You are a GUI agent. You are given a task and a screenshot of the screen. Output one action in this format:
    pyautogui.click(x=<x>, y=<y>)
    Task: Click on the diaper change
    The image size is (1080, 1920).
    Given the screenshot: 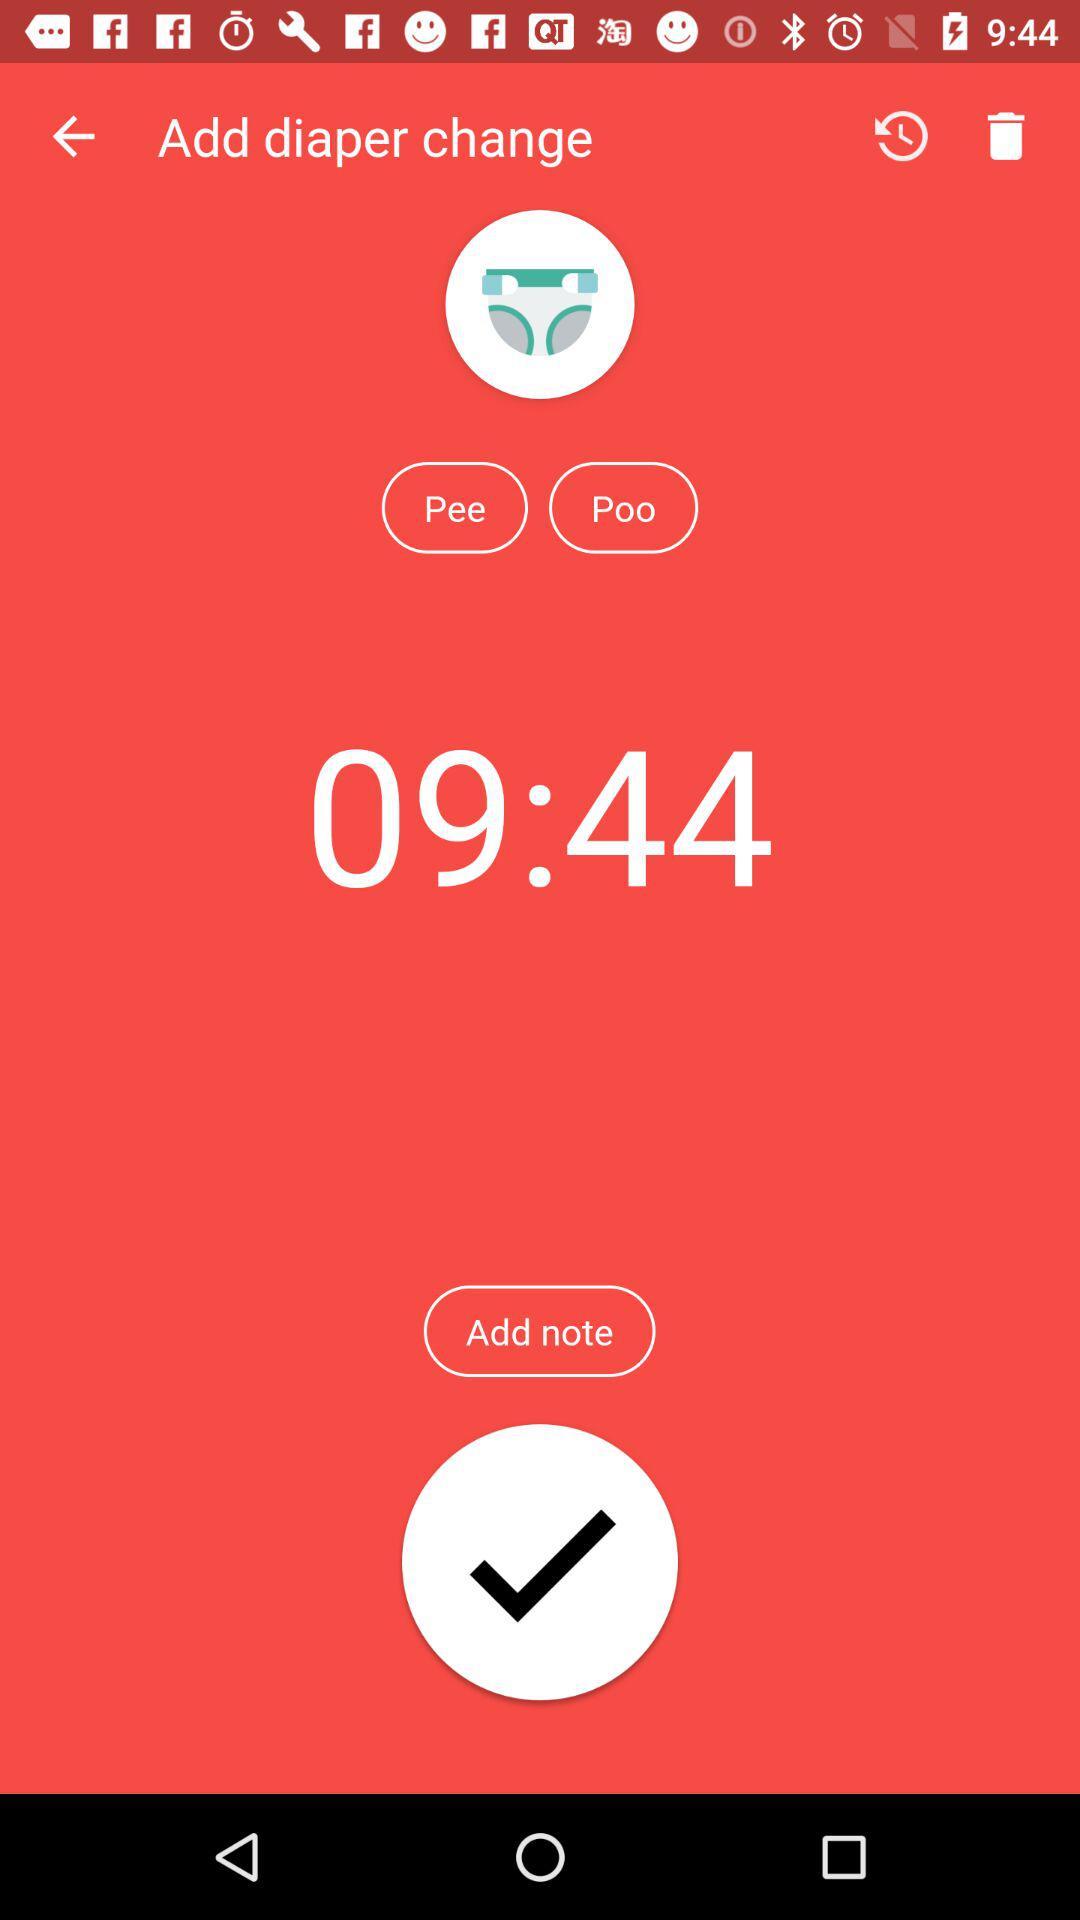 What is the action you would take?
    pyautogui.click(x=540, y=1563)
    